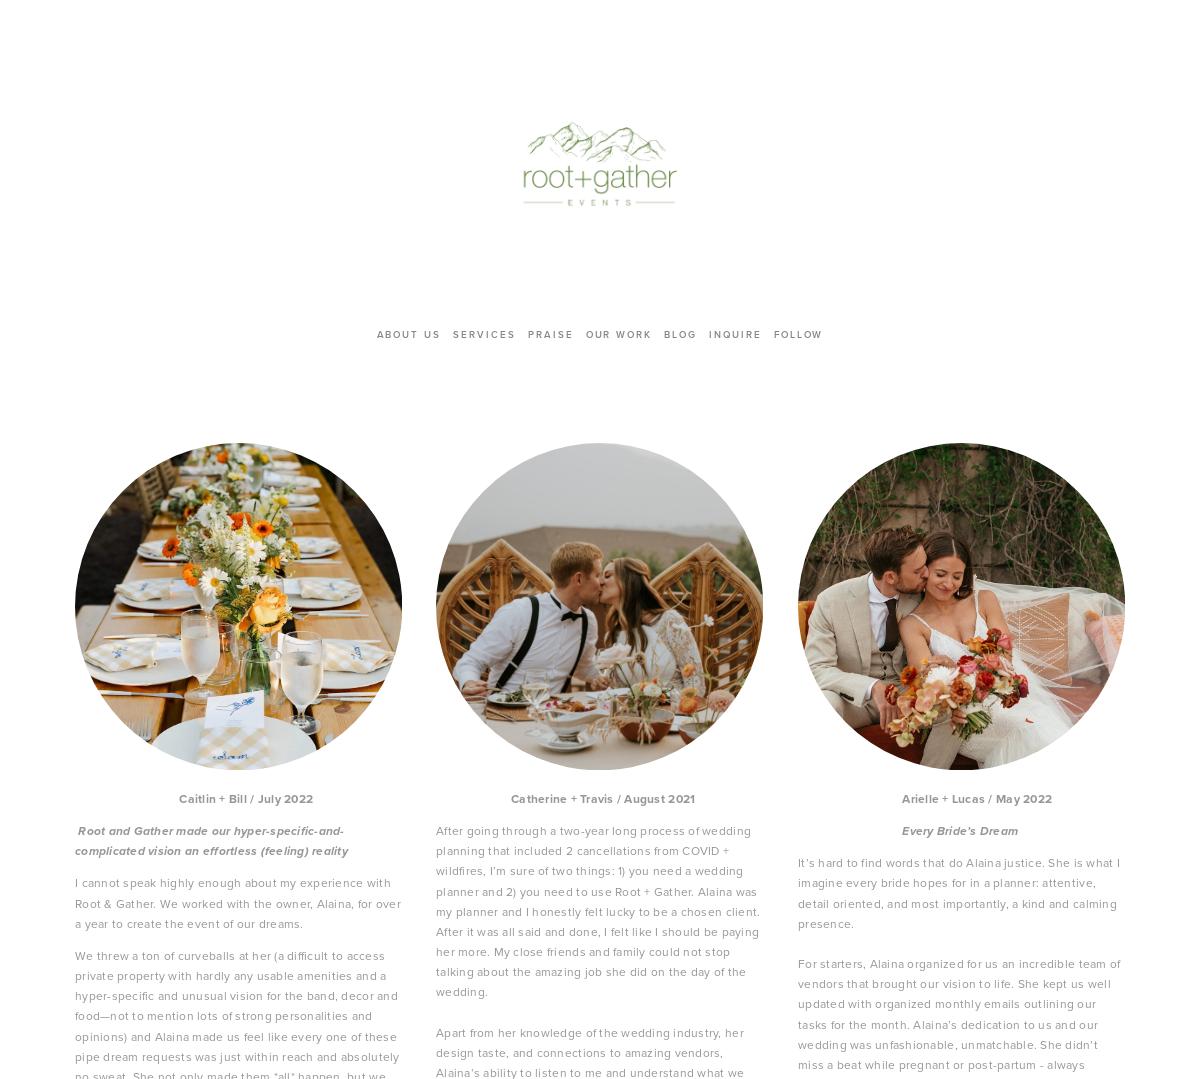 Image resolution: width=1200 pixels, height=1079 pixels. What do you see at coordinates (959, 828) in the screenshot?
I see `'Every Bride’s Dream'` at bounding box center [959, 828].